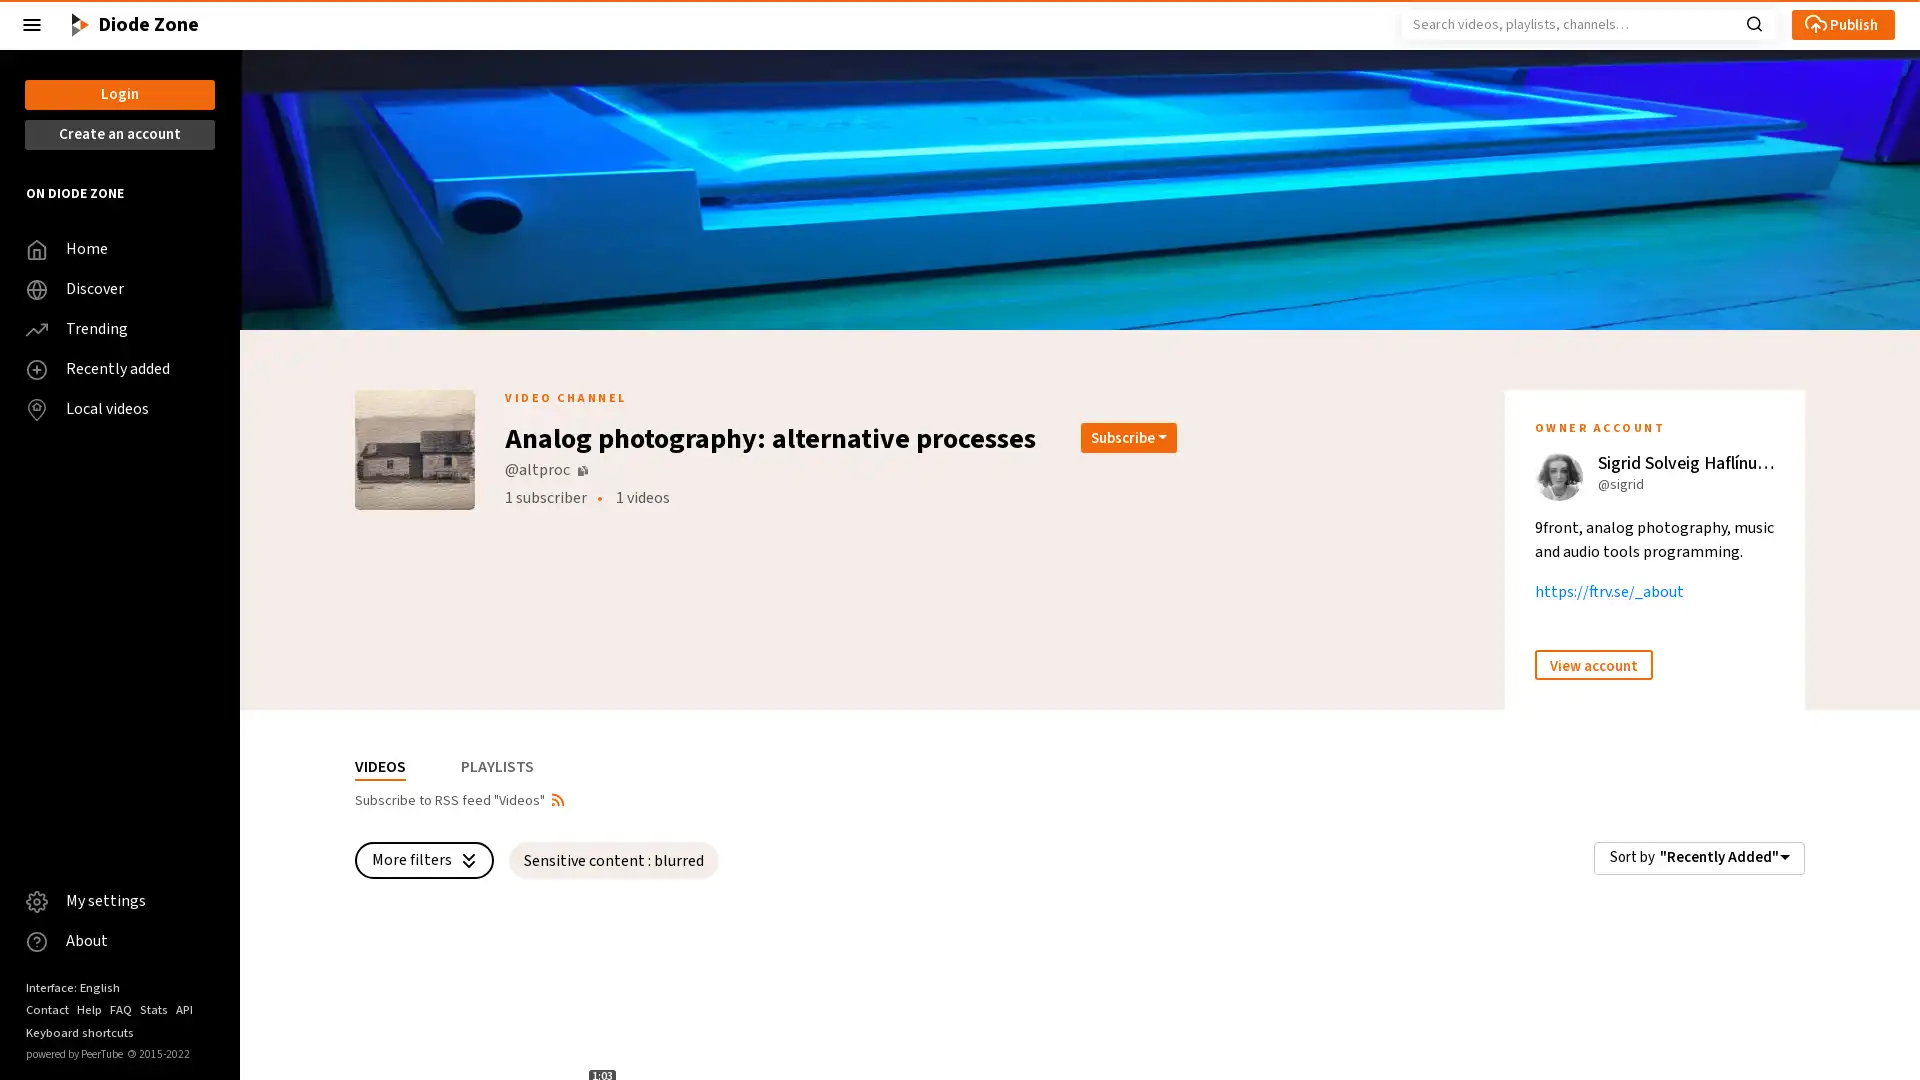 The width and height of the screenshot is (1920, 1080). Describe the element at coordinates (32, 24) in the screenshot. I see `Close the left menu` at that location.